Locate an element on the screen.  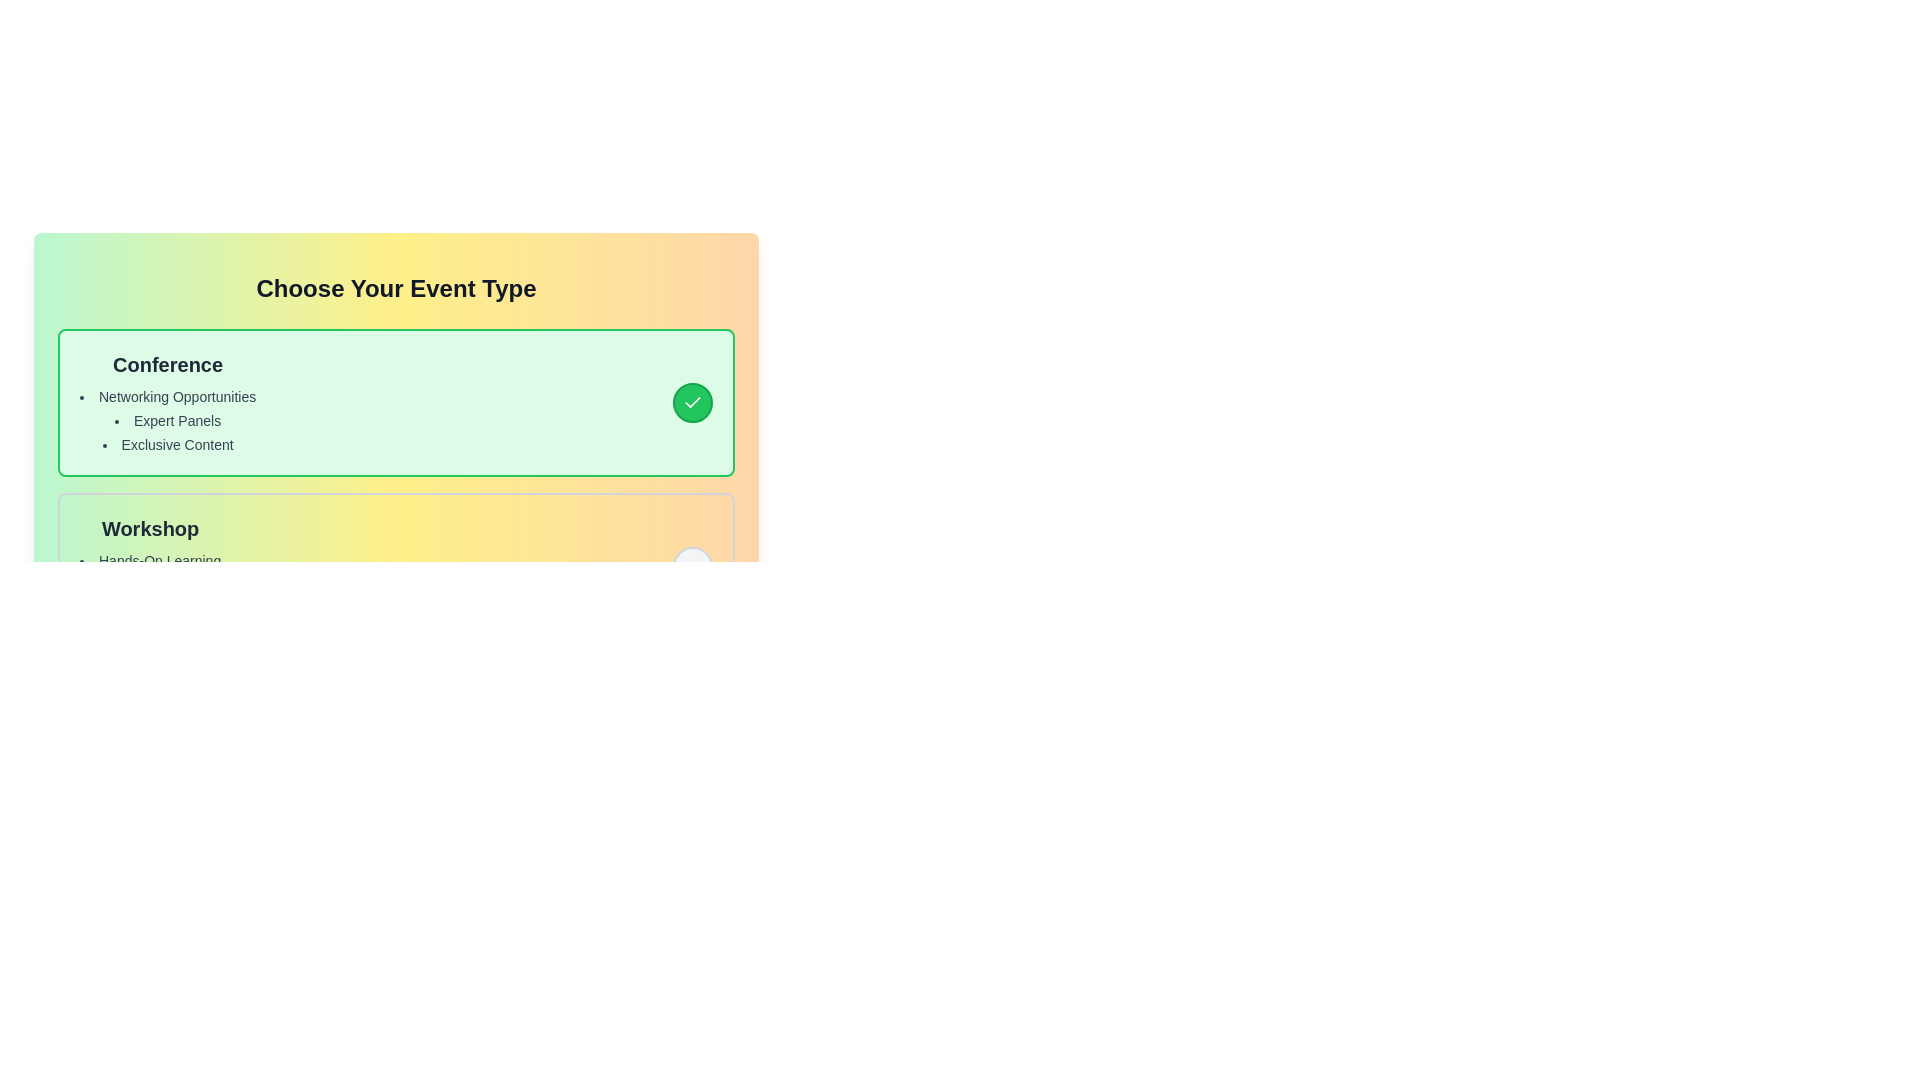
the visual confirmation state of the checkmark icon indicating selection within the 'Conference' panel, which is styled with a clean and modern design is located at coordinates (692, 401).